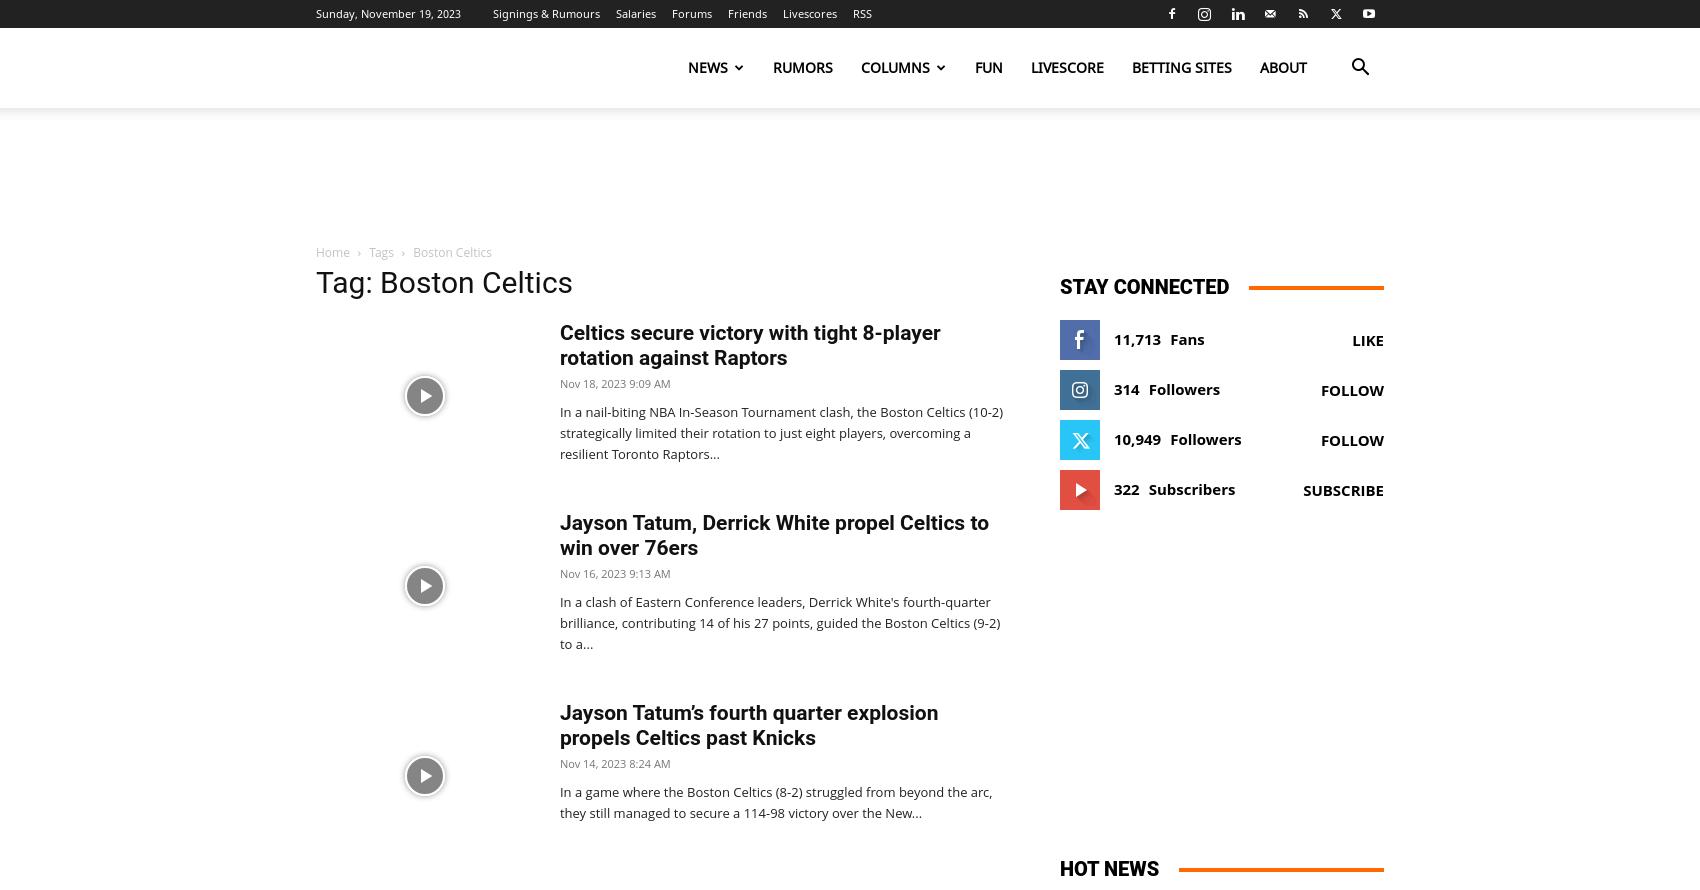  Describe the element at coordinates (773, 534) in the screenshot. I see `'Jayson Tatum, Derrick White propel Celtics to win over 76ers'` at that location.